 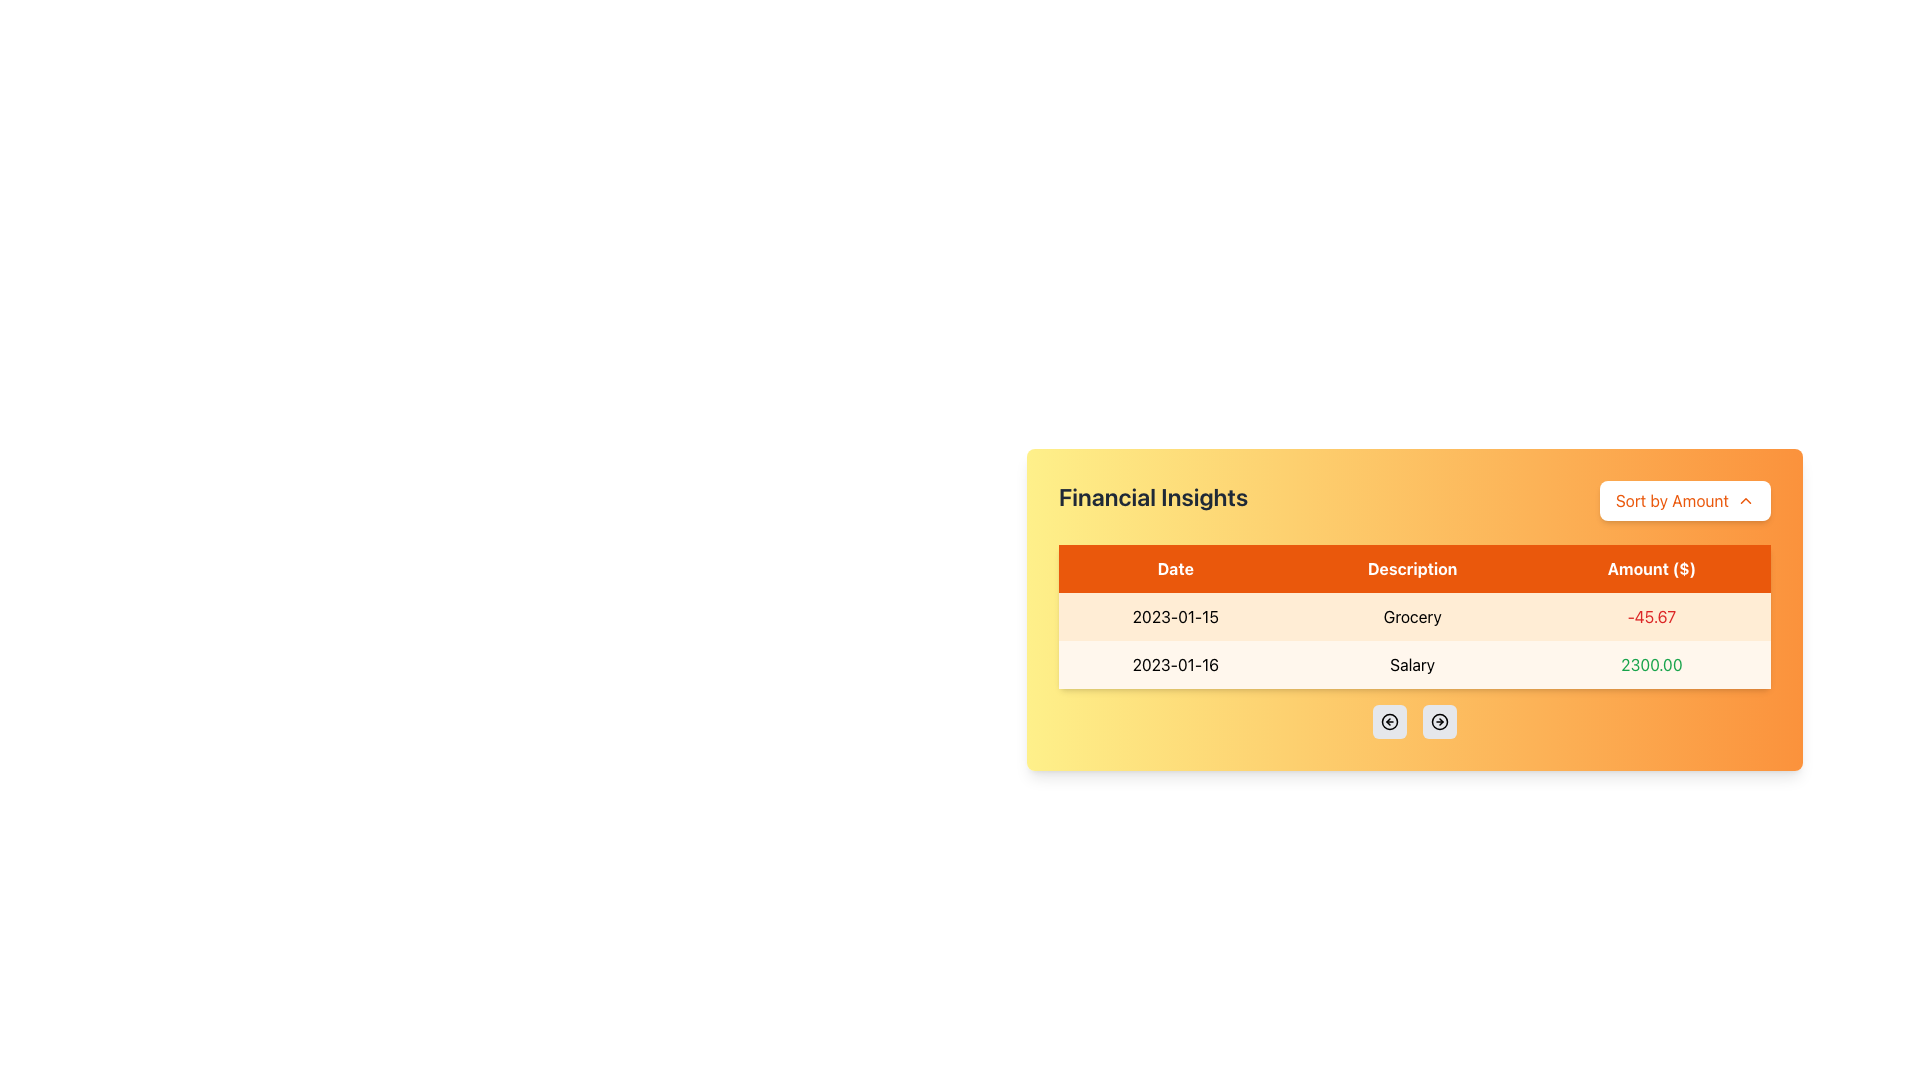 What do you see at coordinates (1411, 664) in the screenshot?
I see `the text field displaying 'Salary' in black font, which is centered within a light beige background in the second cell of the 'Description' column of the table for the date '2023-01-16' in the 'Financial Insights' card interface` at bounding box center [1411, 664].